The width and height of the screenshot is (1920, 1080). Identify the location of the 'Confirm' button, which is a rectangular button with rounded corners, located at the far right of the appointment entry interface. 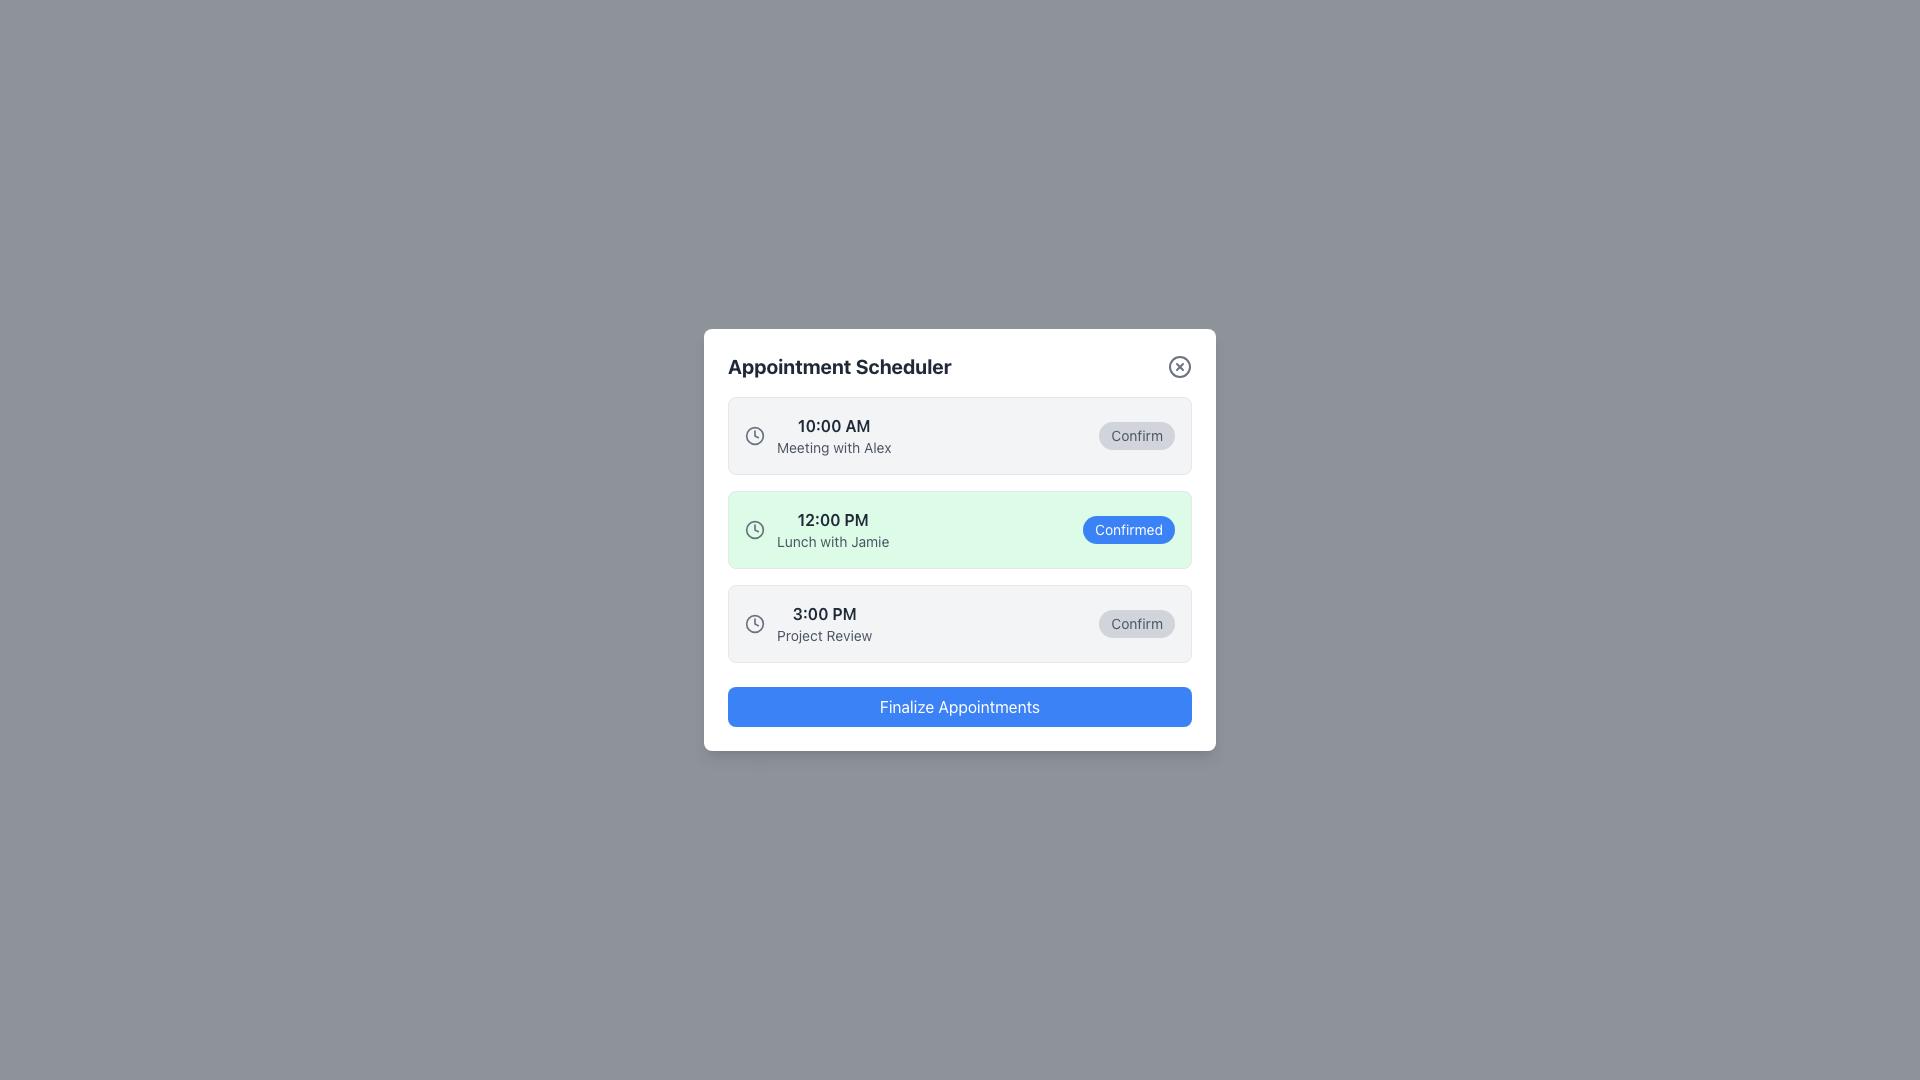
(1137, 623).